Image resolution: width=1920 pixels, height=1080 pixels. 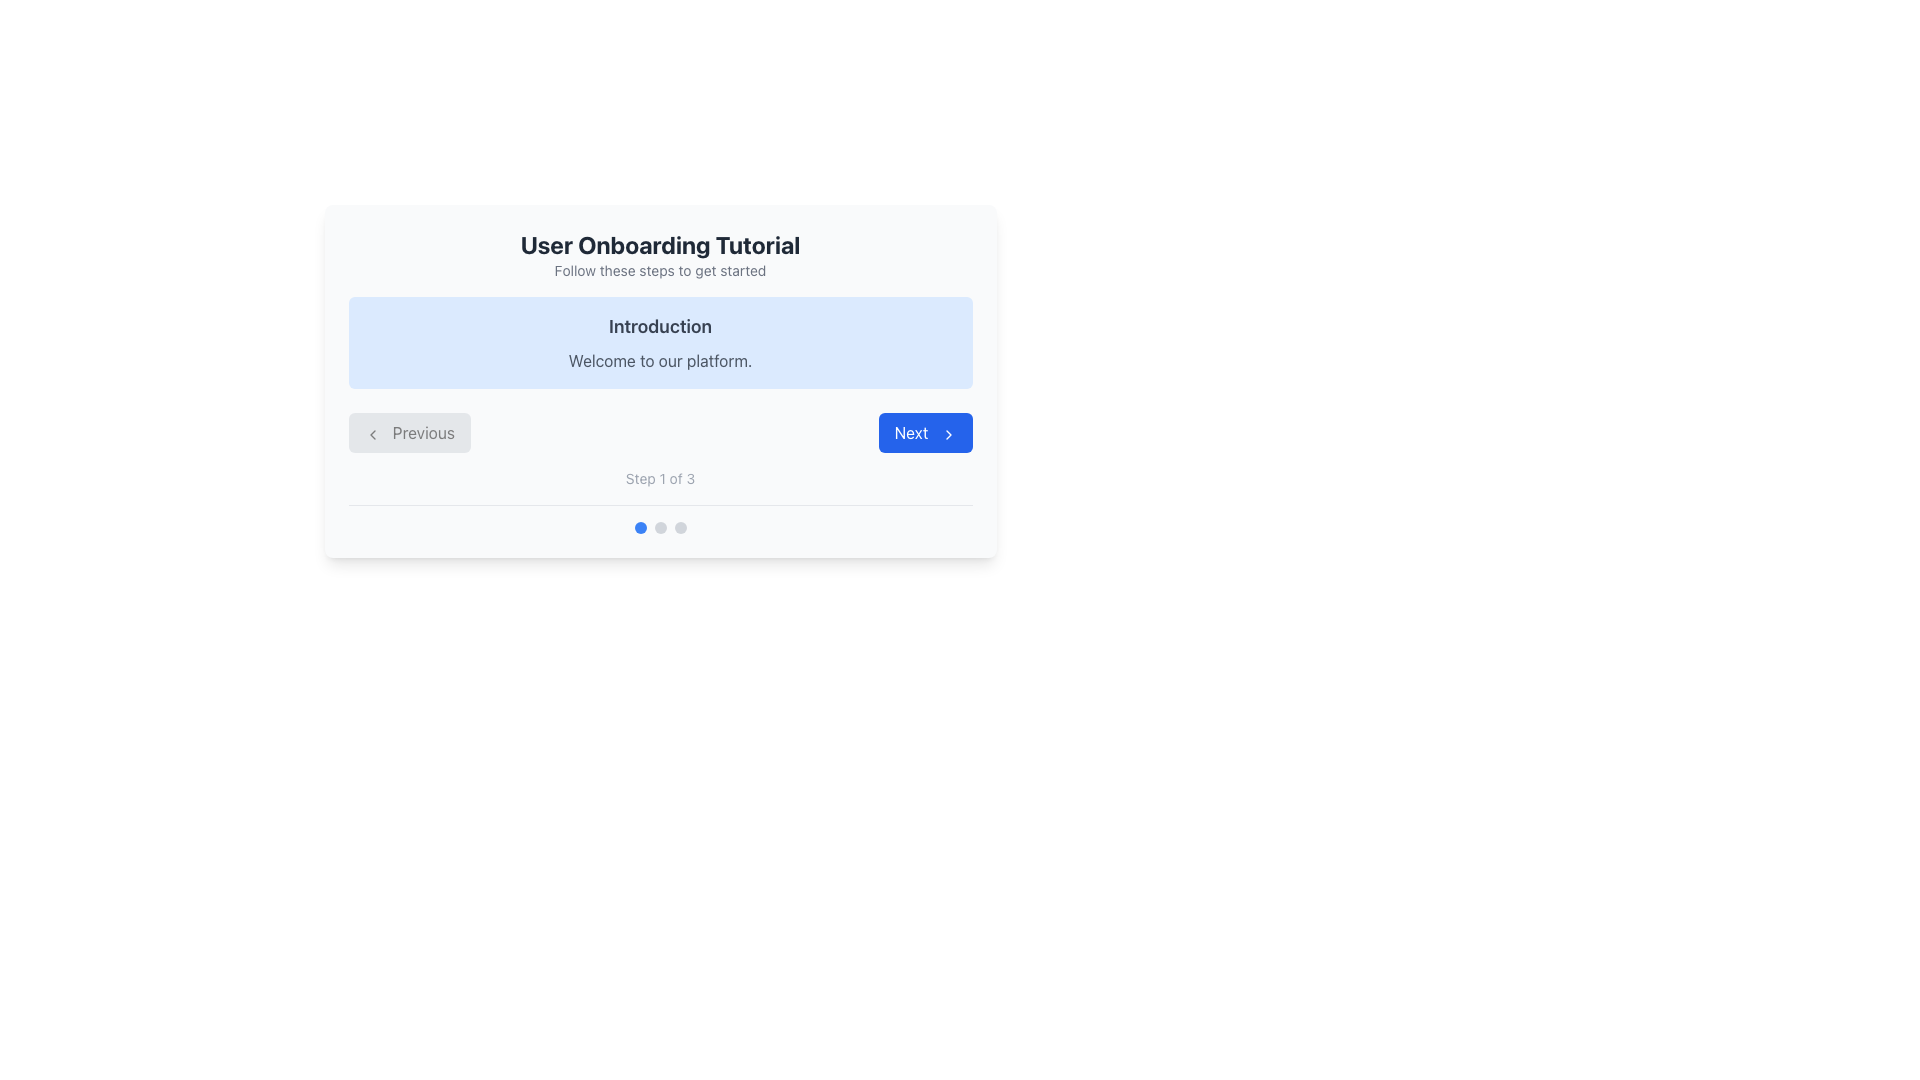 I want to click on the leftward-facing chevron icon inside the 'Previous' button, which has a light gray background and is located at the bottom-left section of the onboarding dialog, to provide visual feedback, so click(x=372, y=433).